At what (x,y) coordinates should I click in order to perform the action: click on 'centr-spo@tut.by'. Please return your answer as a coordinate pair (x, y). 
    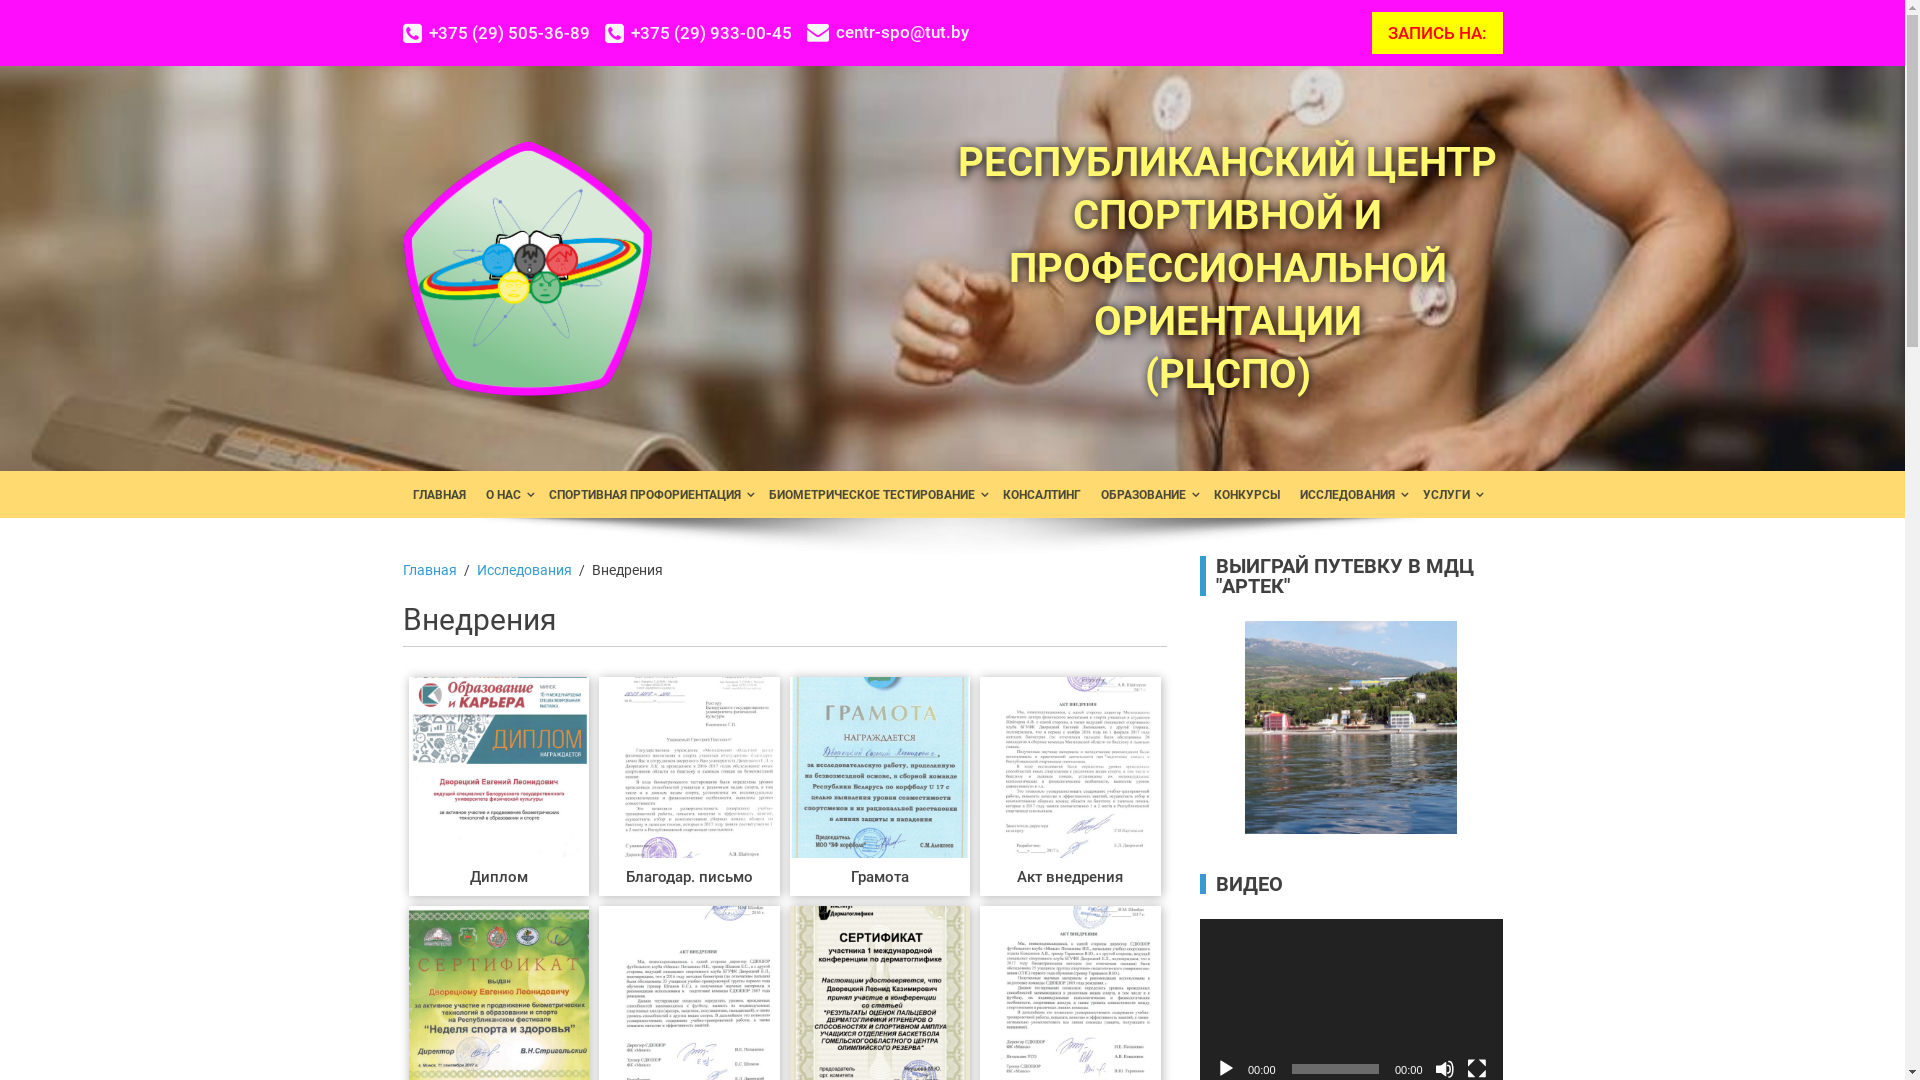
    Looking at the image, I should click on (886, 32).